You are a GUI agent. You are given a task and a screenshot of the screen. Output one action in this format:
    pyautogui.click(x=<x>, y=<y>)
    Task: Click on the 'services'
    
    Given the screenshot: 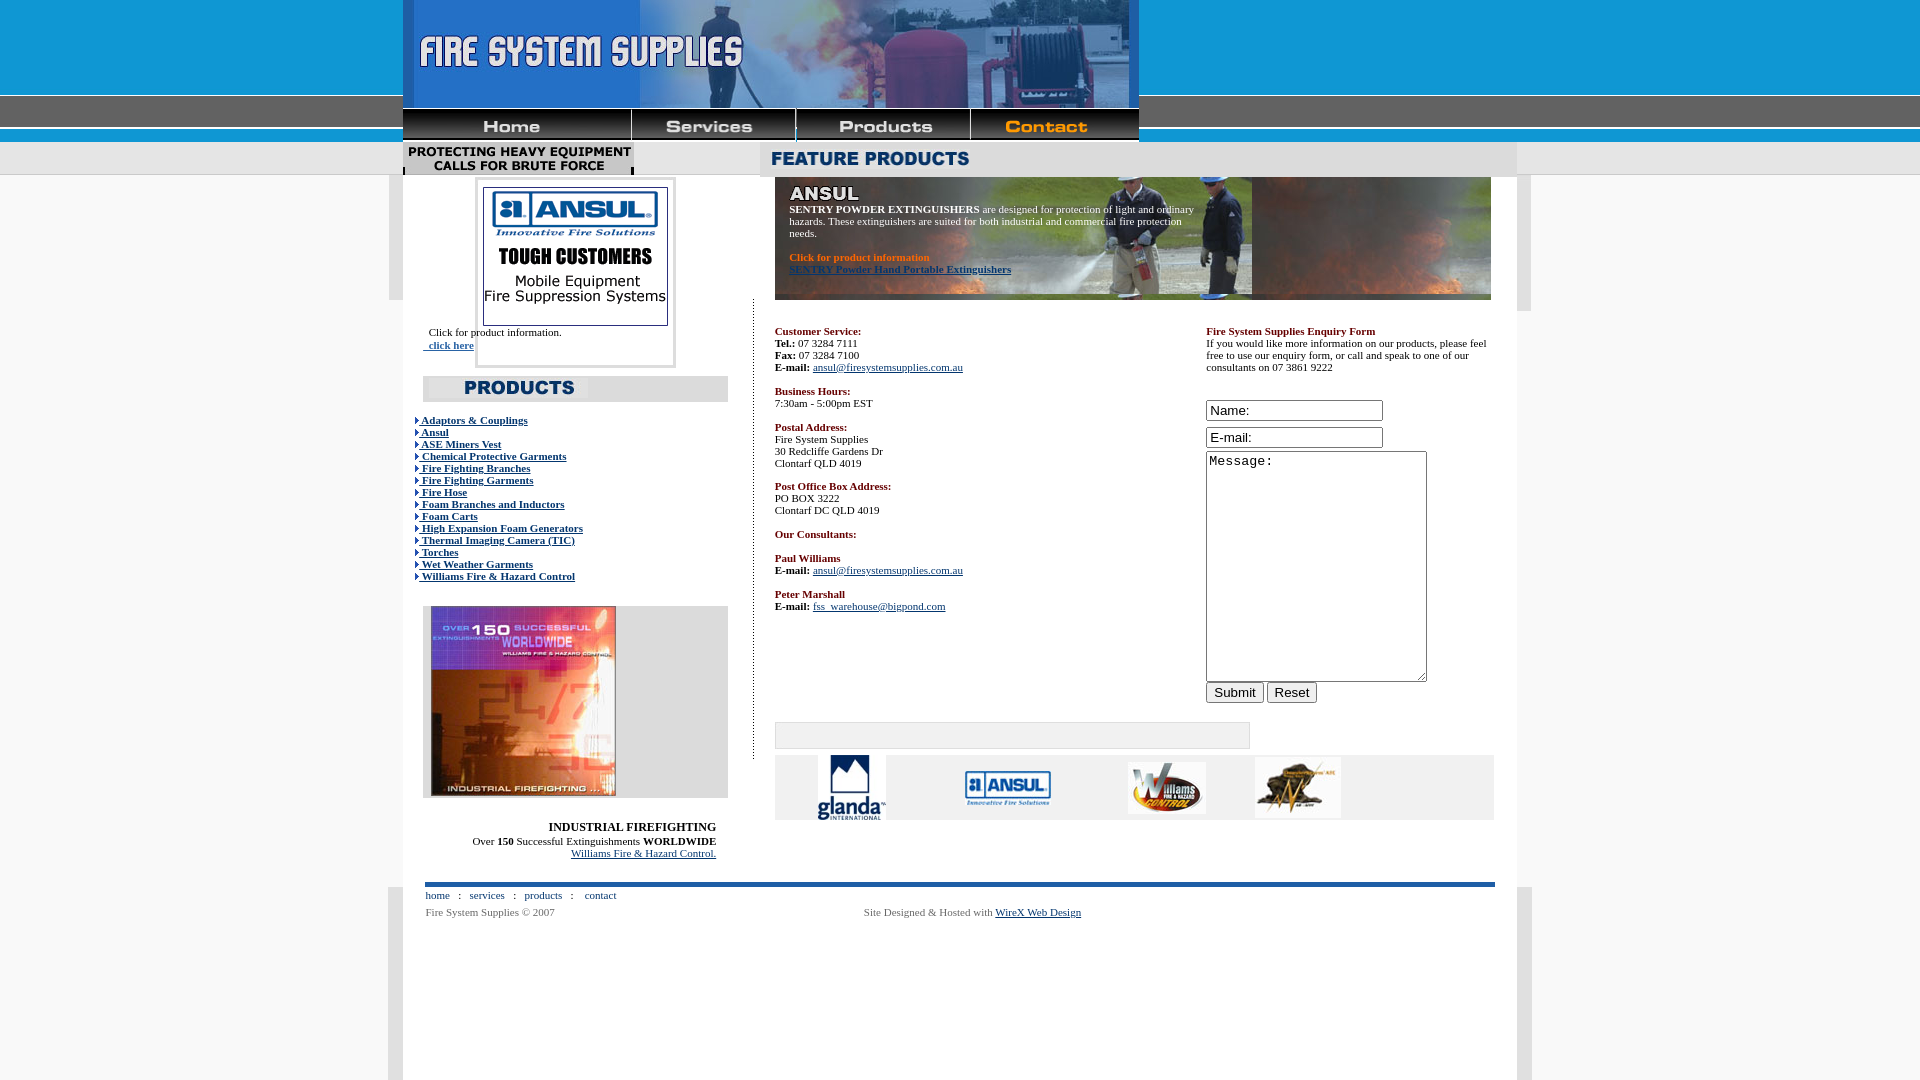 What is the action you would take?
    pyautogui.click(x=486, y=893)
    